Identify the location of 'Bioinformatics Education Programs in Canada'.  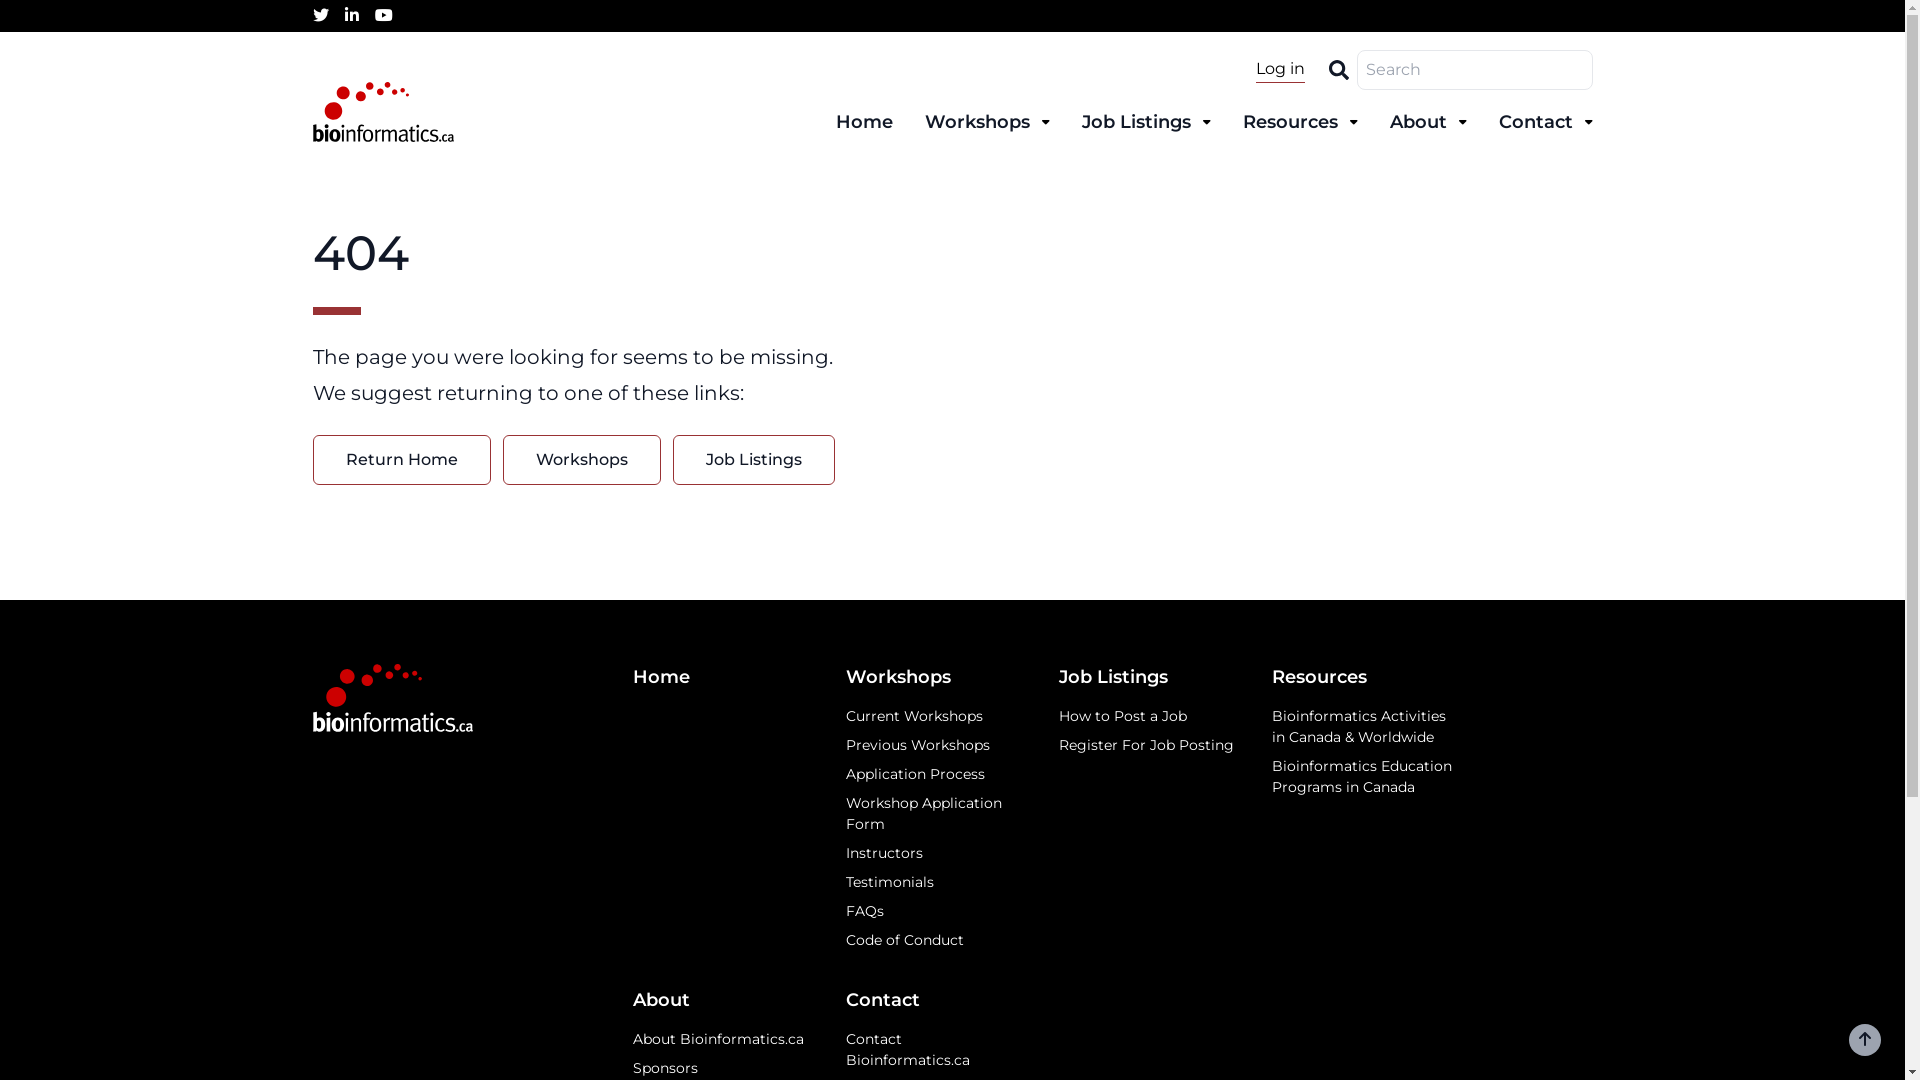
(1362, 775).